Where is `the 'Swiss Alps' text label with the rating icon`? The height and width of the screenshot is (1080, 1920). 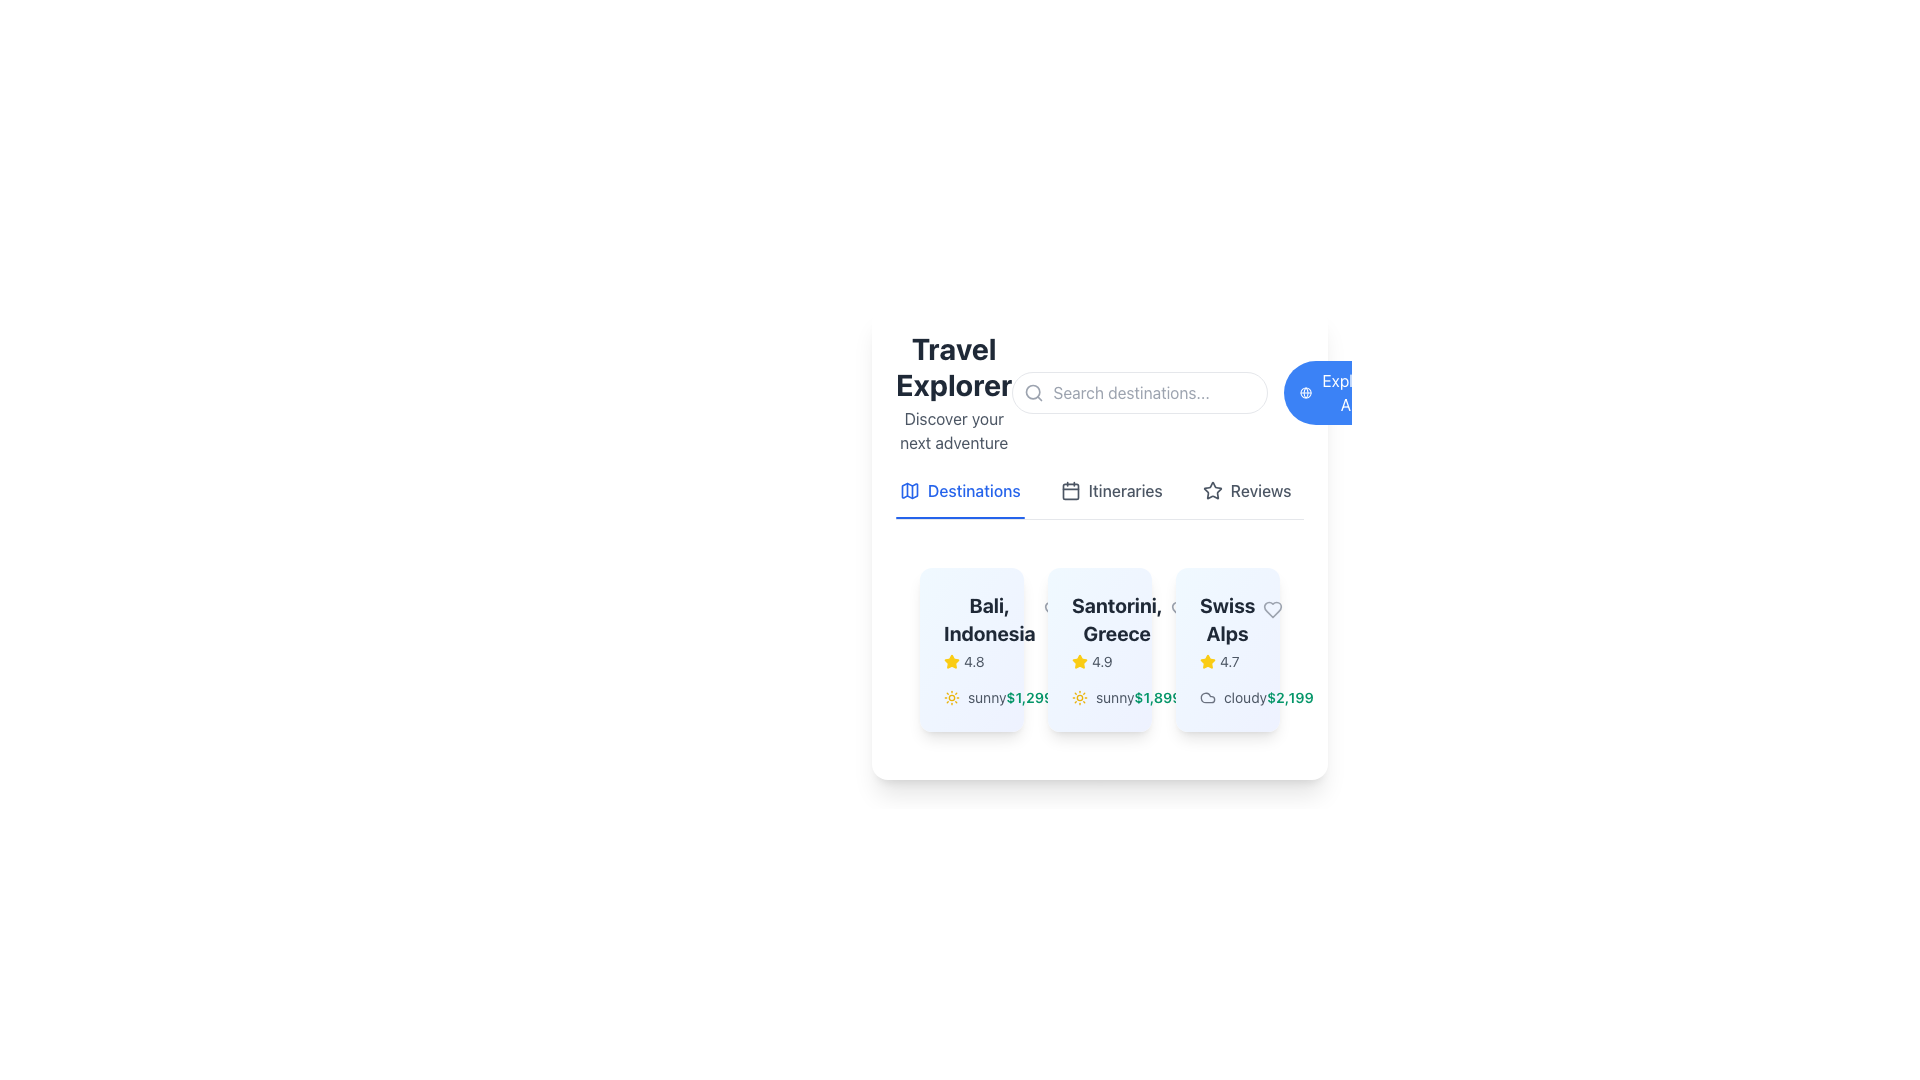 the 'Swiss Alps' text label with the rating icon is located at coordinates (1227, 632).